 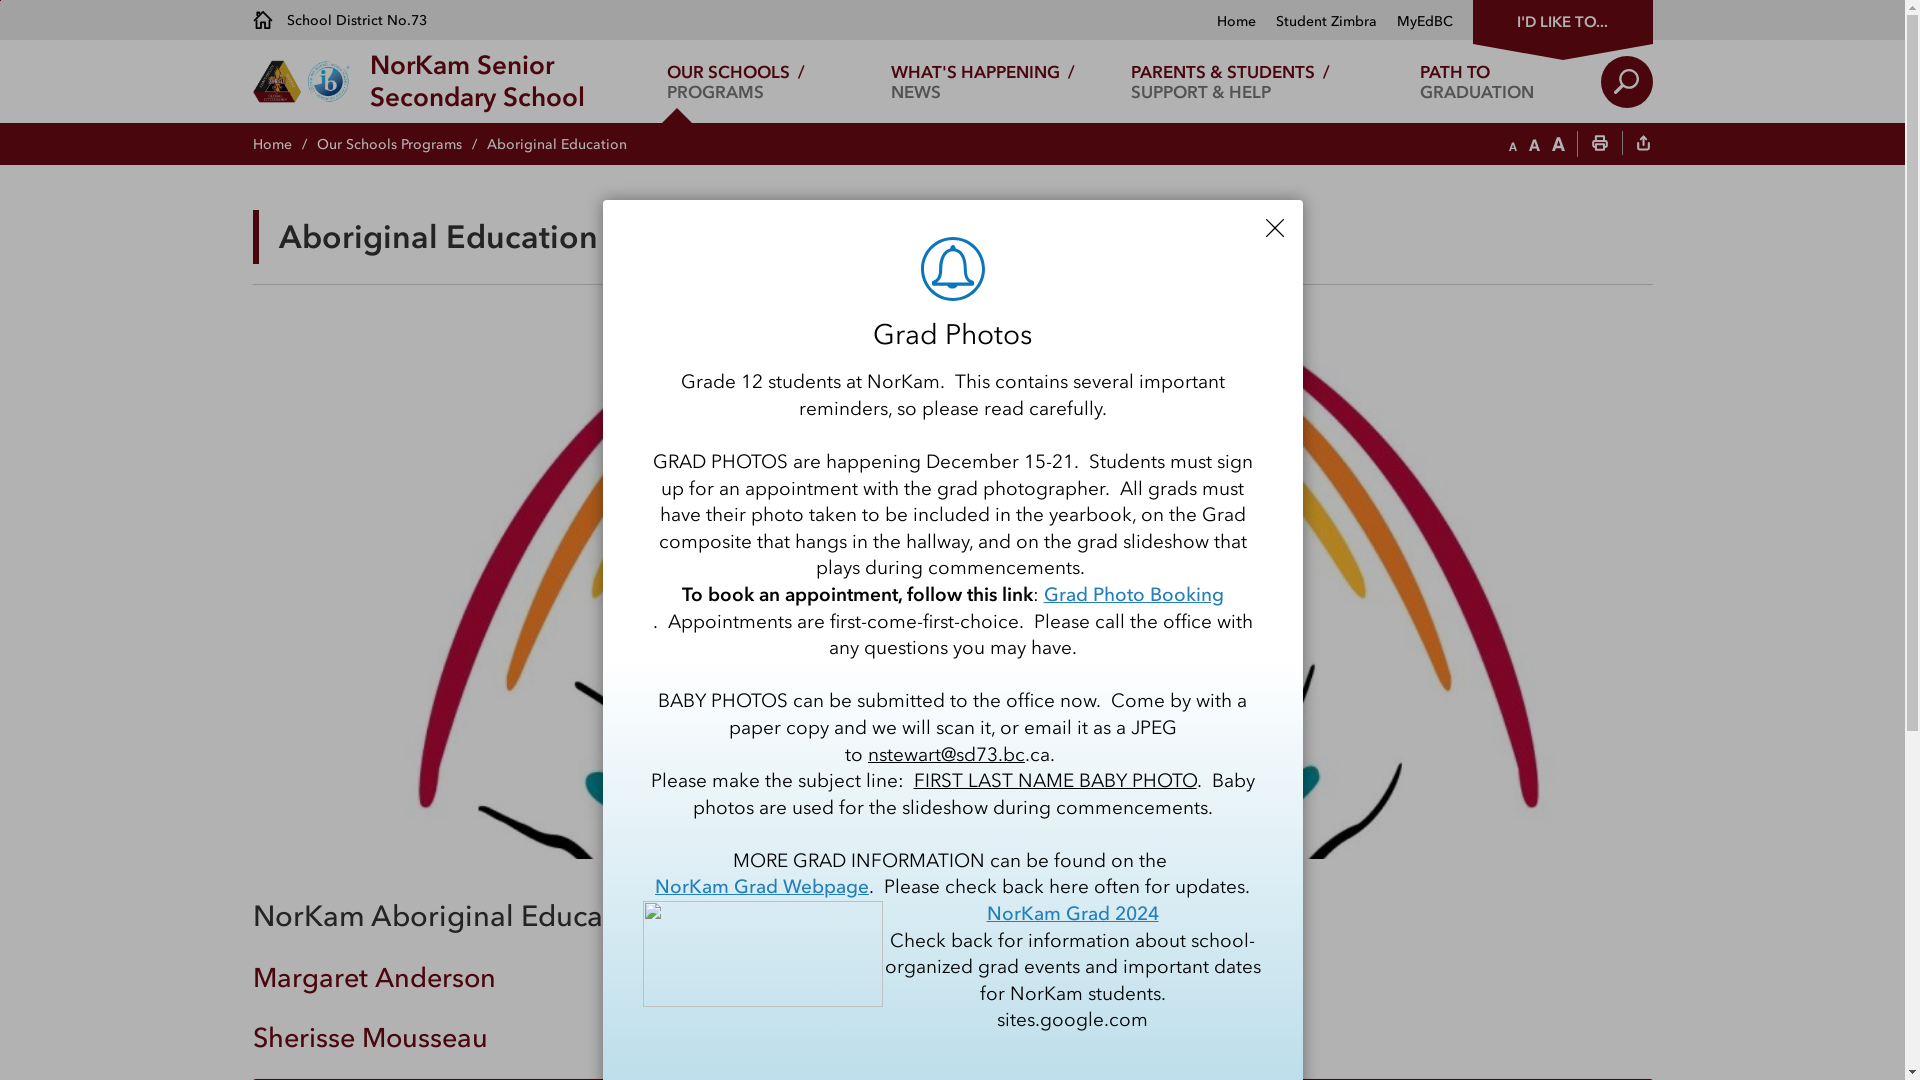 I want to click on 'Our Schools Programs', so click(x=400, y=143).